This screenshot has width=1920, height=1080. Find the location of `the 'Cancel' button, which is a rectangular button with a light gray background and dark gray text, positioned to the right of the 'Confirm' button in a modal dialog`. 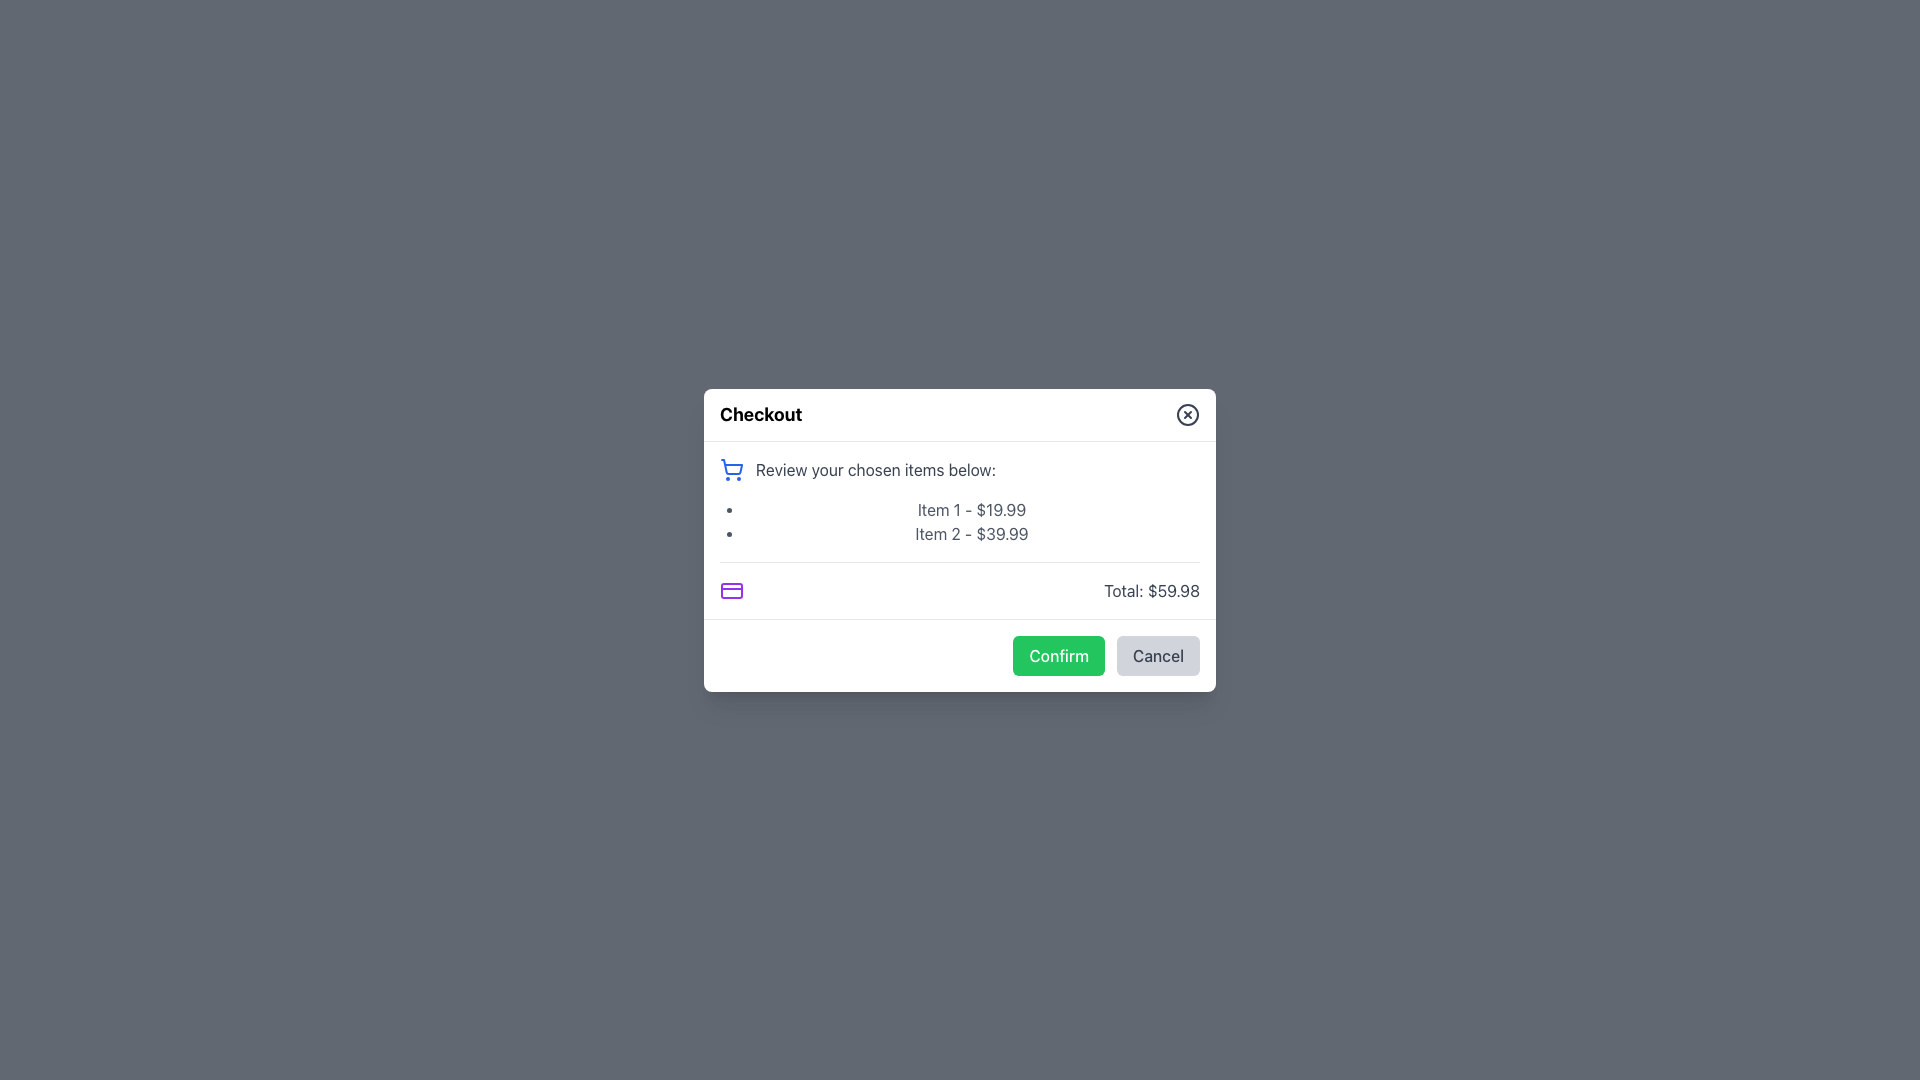

the 'Cancel' button, which is a rectangular button with a light gray background and dark gray text, positioned to the right of the 'Confirm' button in a modal dialog is located at coordinates (1158, 655).